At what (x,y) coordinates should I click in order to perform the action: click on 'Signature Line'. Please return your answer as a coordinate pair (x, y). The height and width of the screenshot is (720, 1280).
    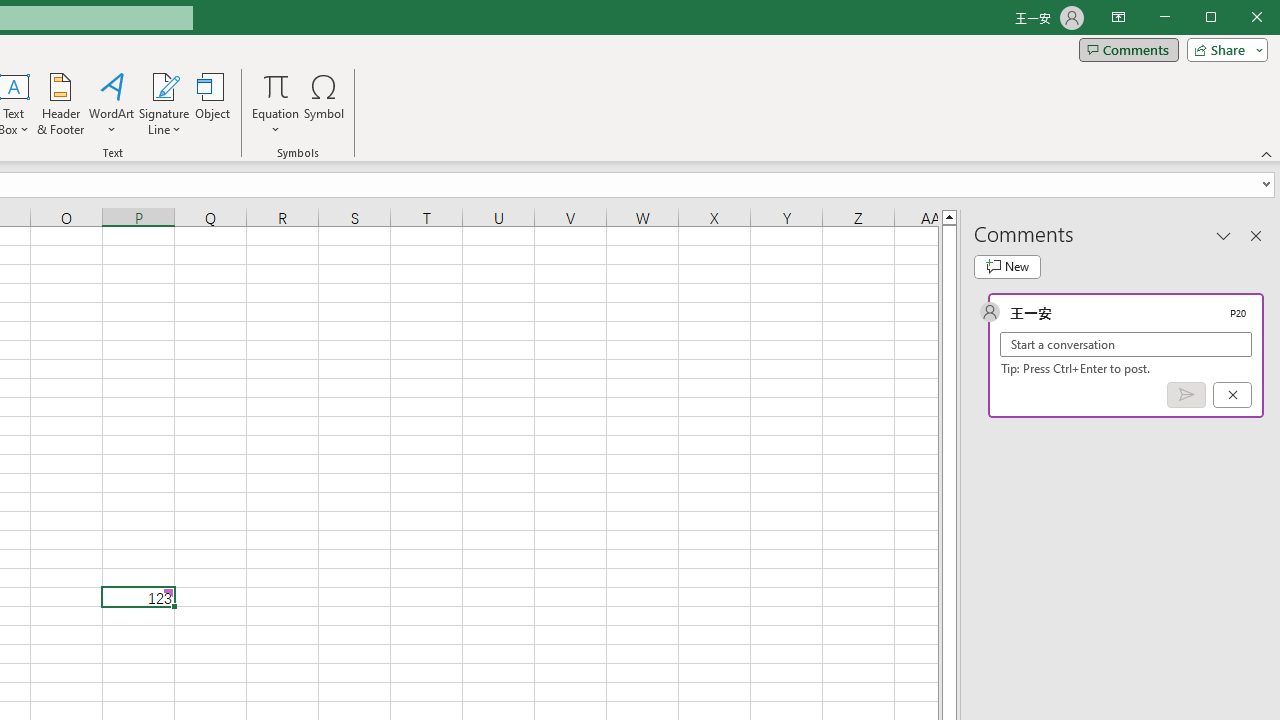
    Looking at the image, I should click on (164, 104).